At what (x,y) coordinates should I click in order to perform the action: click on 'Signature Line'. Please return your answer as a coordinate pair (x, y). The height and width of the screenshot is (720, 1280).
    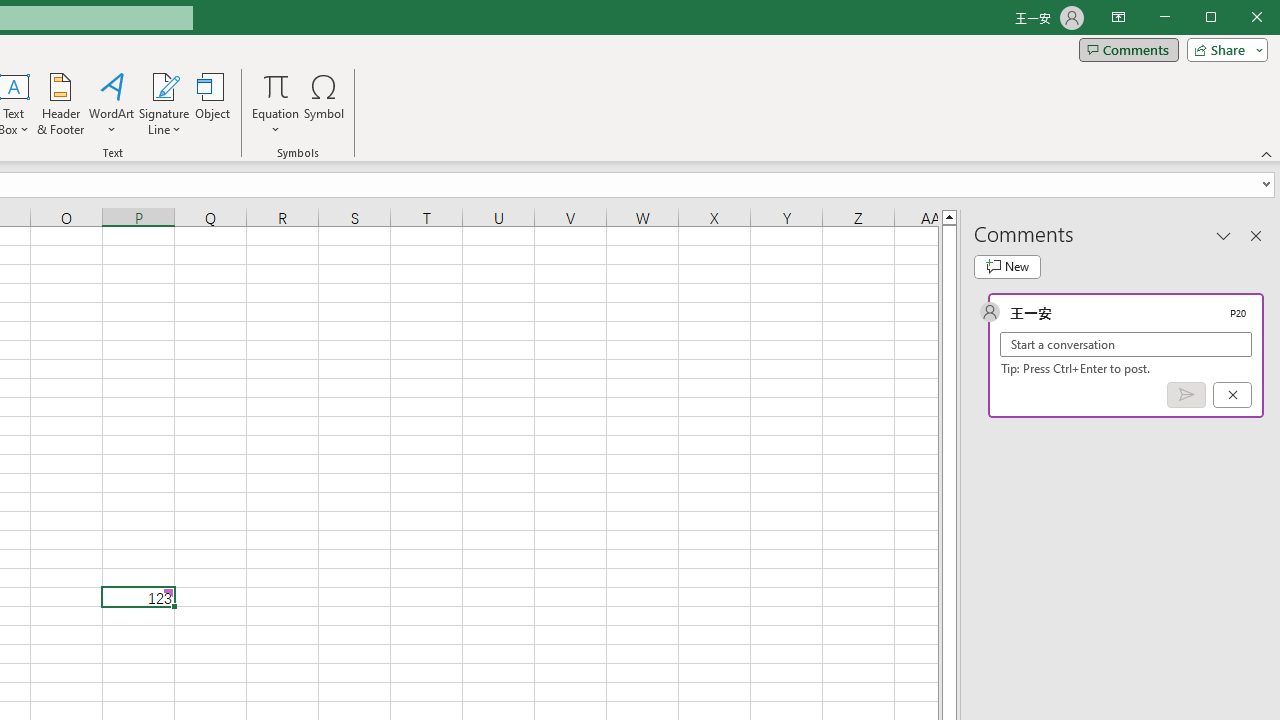
    Looking at the image, I should click on (164, 104).